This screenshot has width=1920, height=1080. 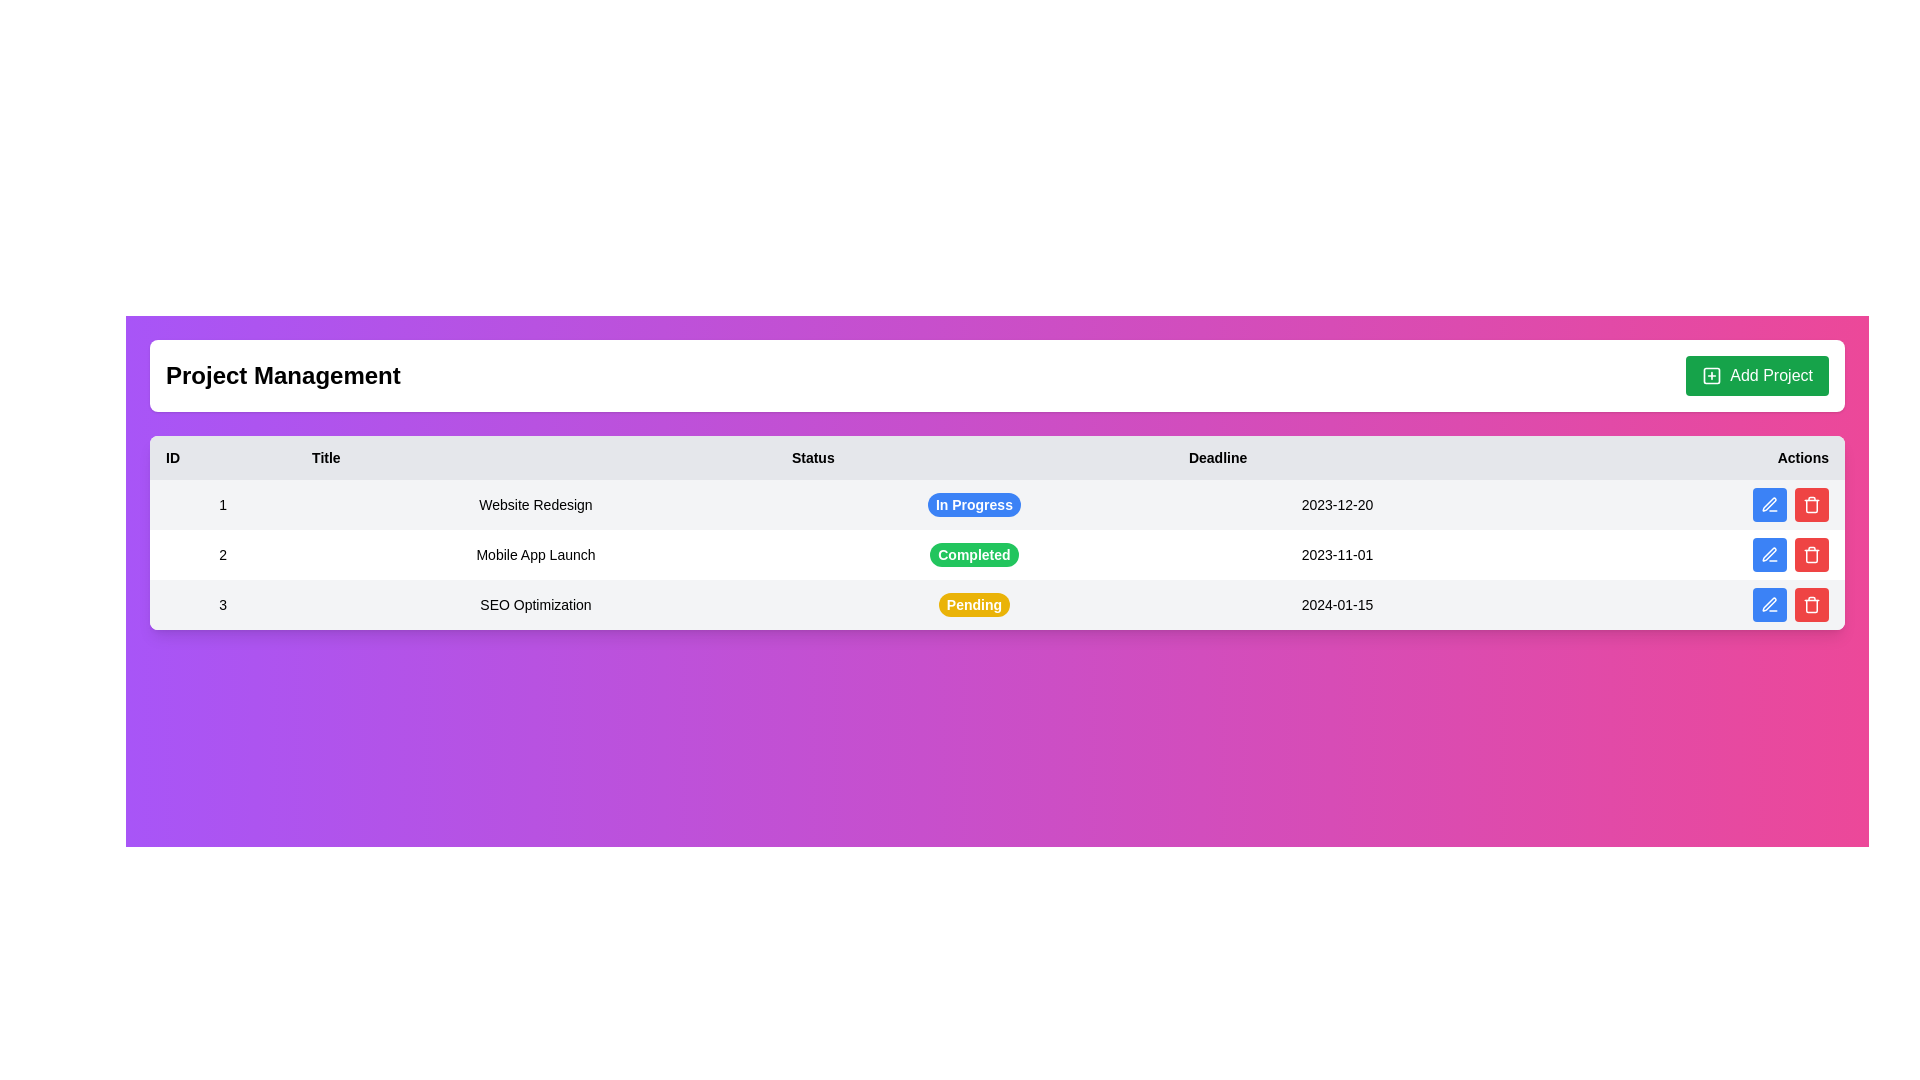 I want to click on the red trash bin icon located on the far right side of the third row in the 'Actions' column of the table, so click(x=1811, y=604).